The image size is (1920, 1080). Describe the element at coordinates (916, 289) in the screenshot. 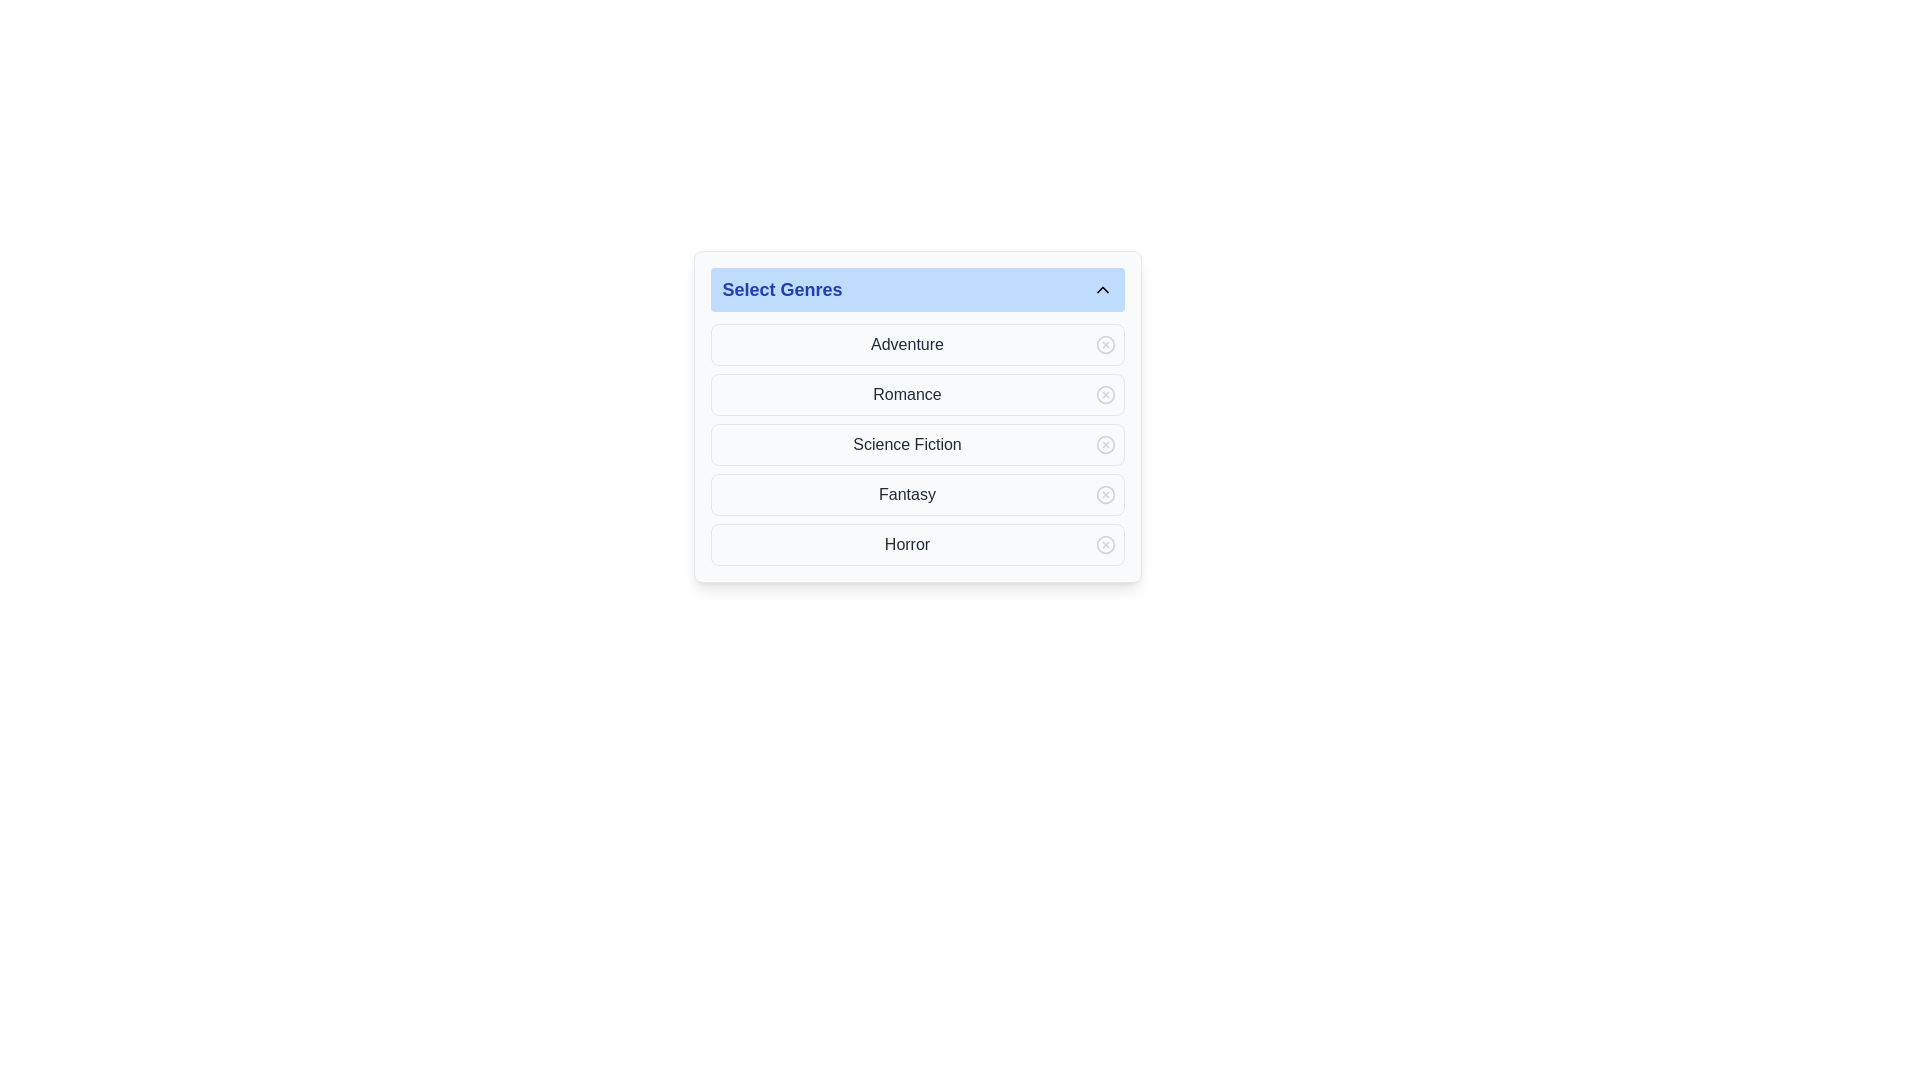

I see `the dropdown toggle button located at the top of the card section` at that location.